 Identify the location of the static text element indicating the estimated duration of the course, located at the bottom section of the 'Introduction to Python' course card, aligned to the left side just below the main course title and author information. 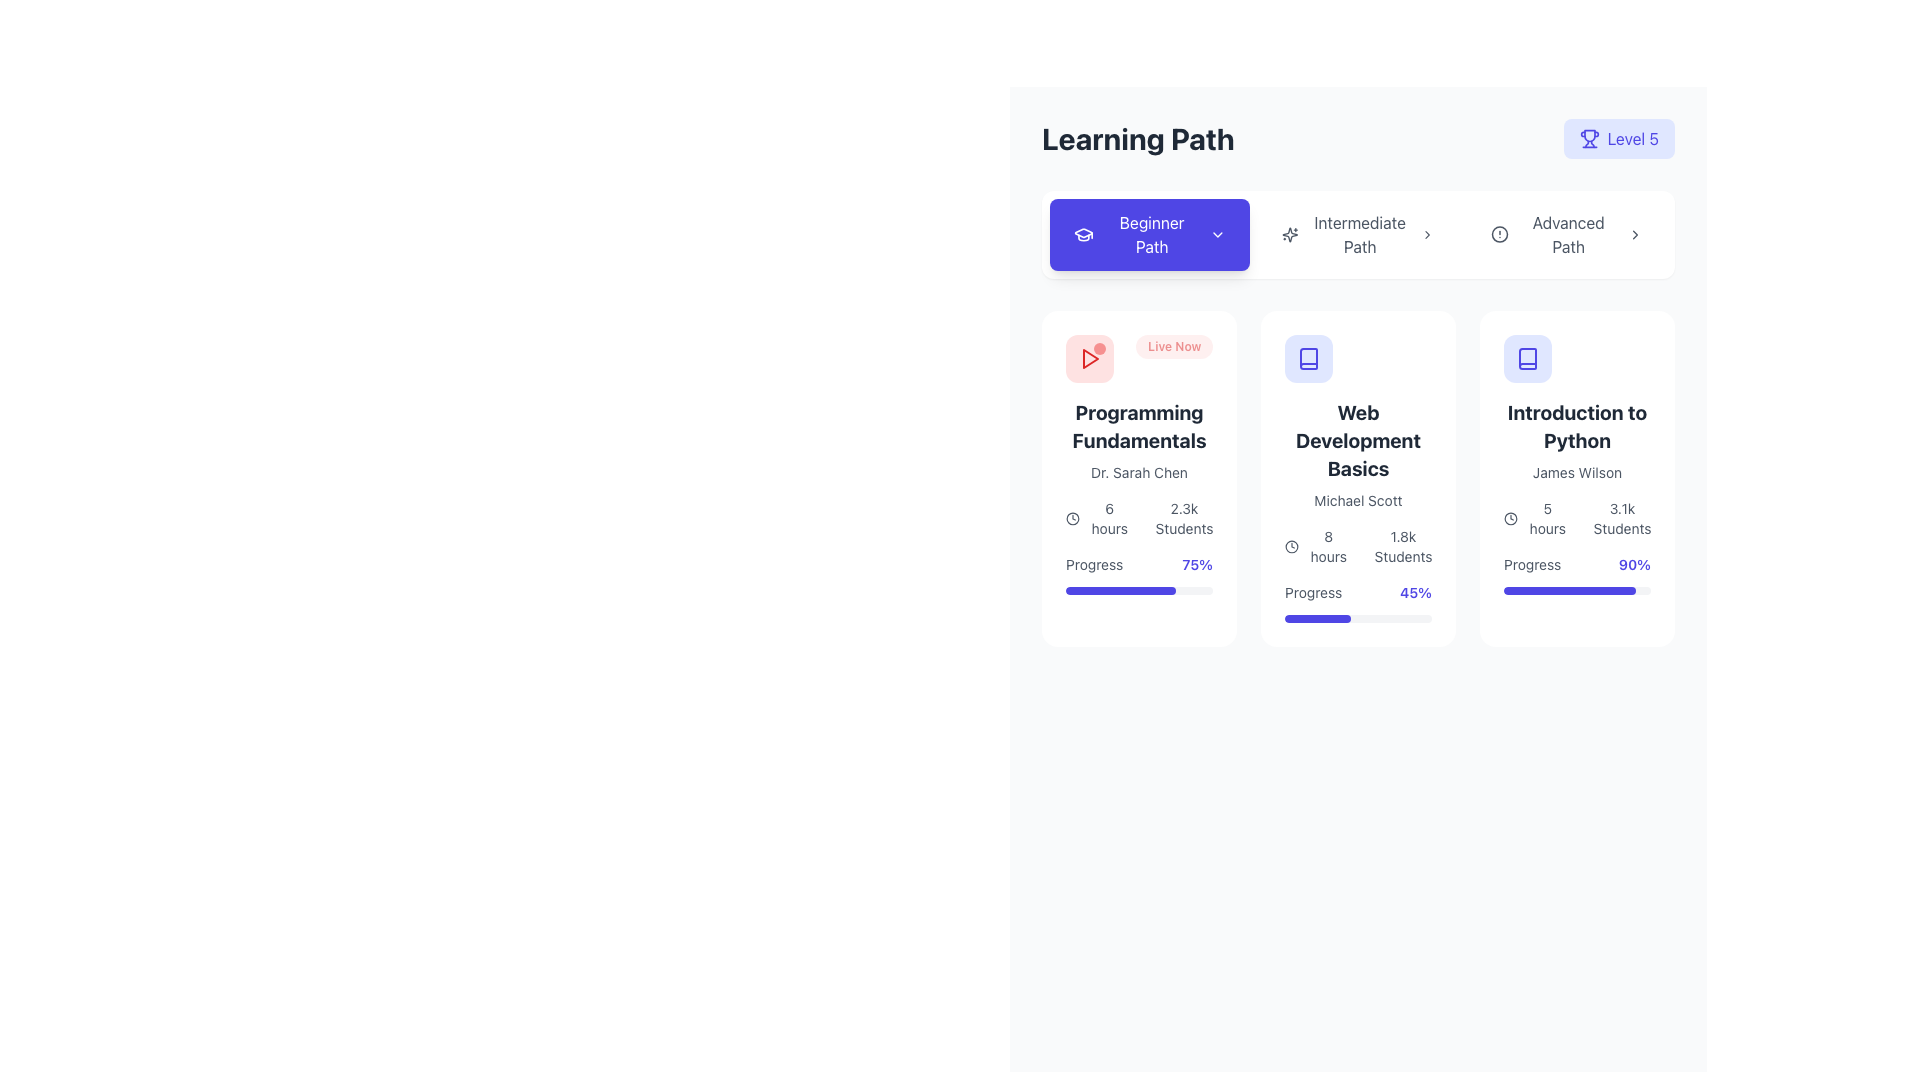
(1546, 518).